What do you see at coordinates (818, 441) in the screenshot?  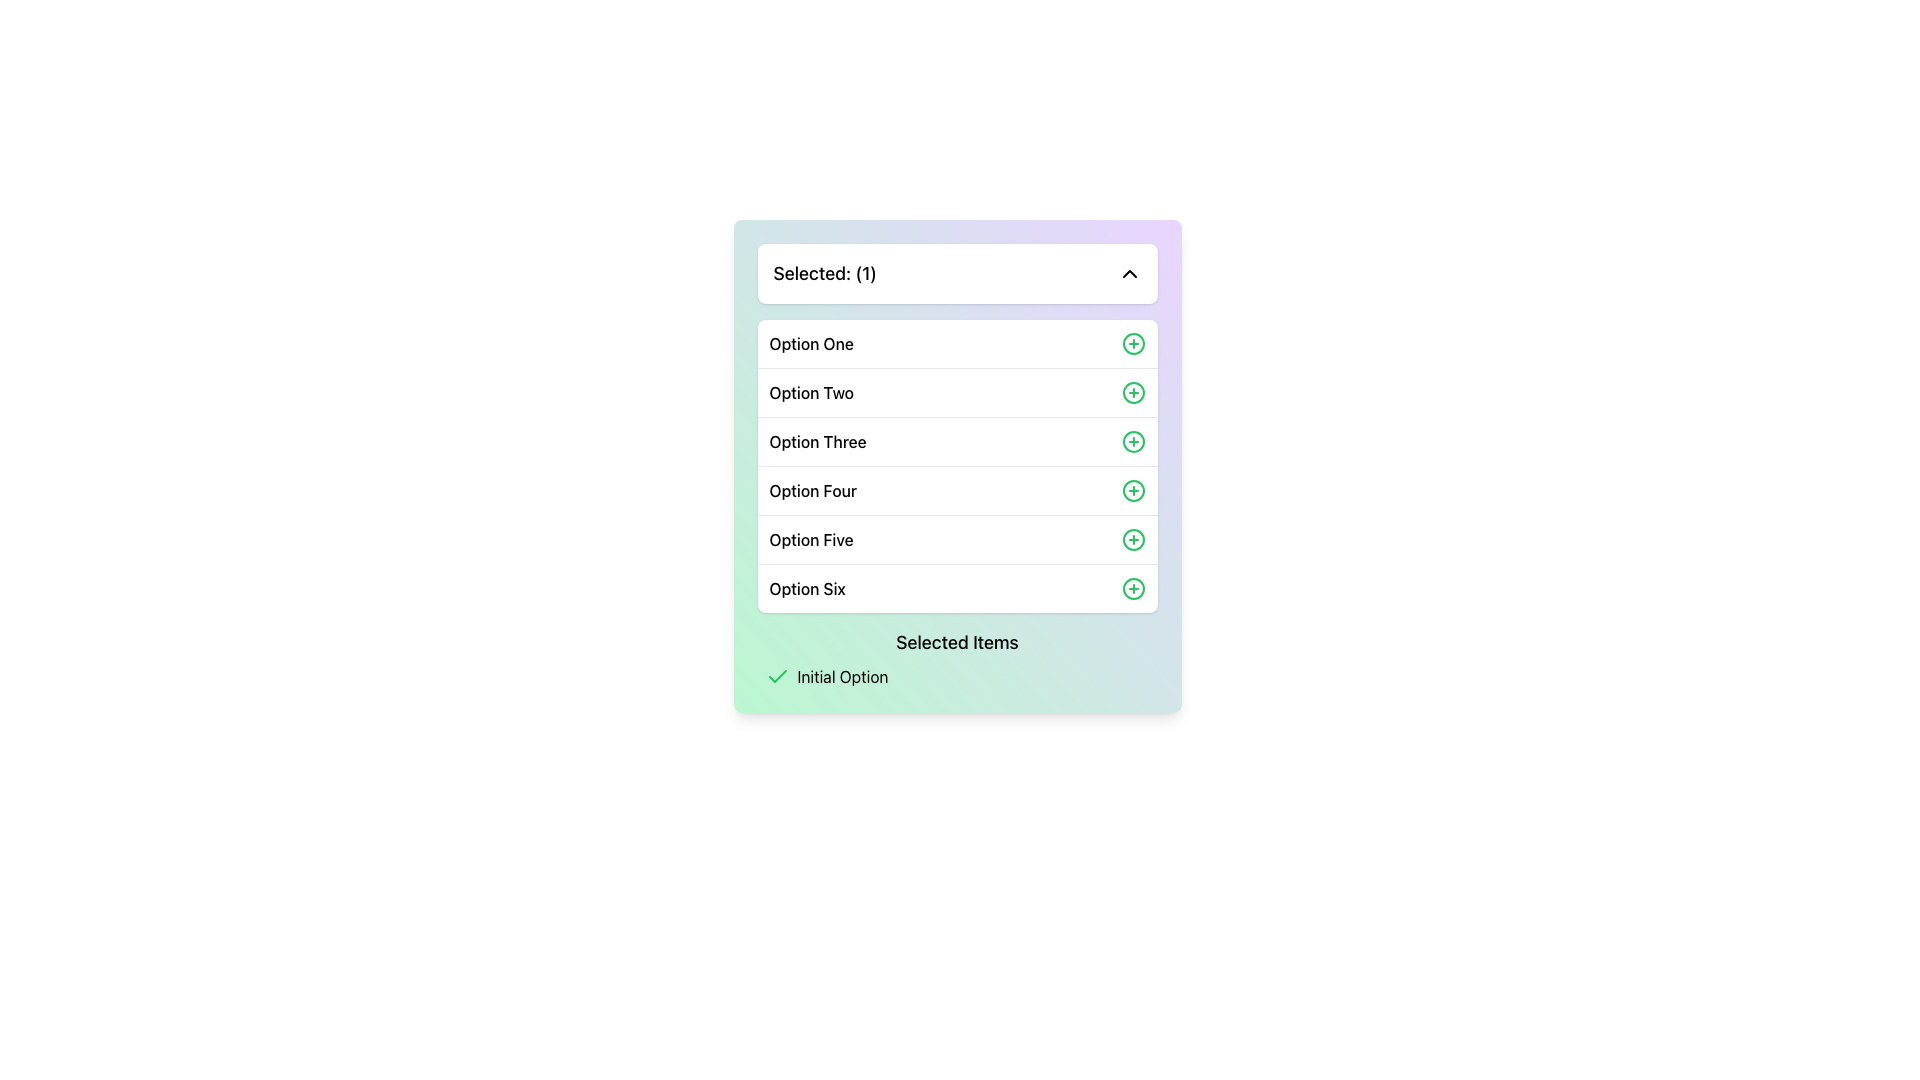 I see `the text label that reads 'Option Three', which is the third option in a vertically stacked list of options below the highlighted section titled 'Selected: (1)'` at bounding box center [818, 441].